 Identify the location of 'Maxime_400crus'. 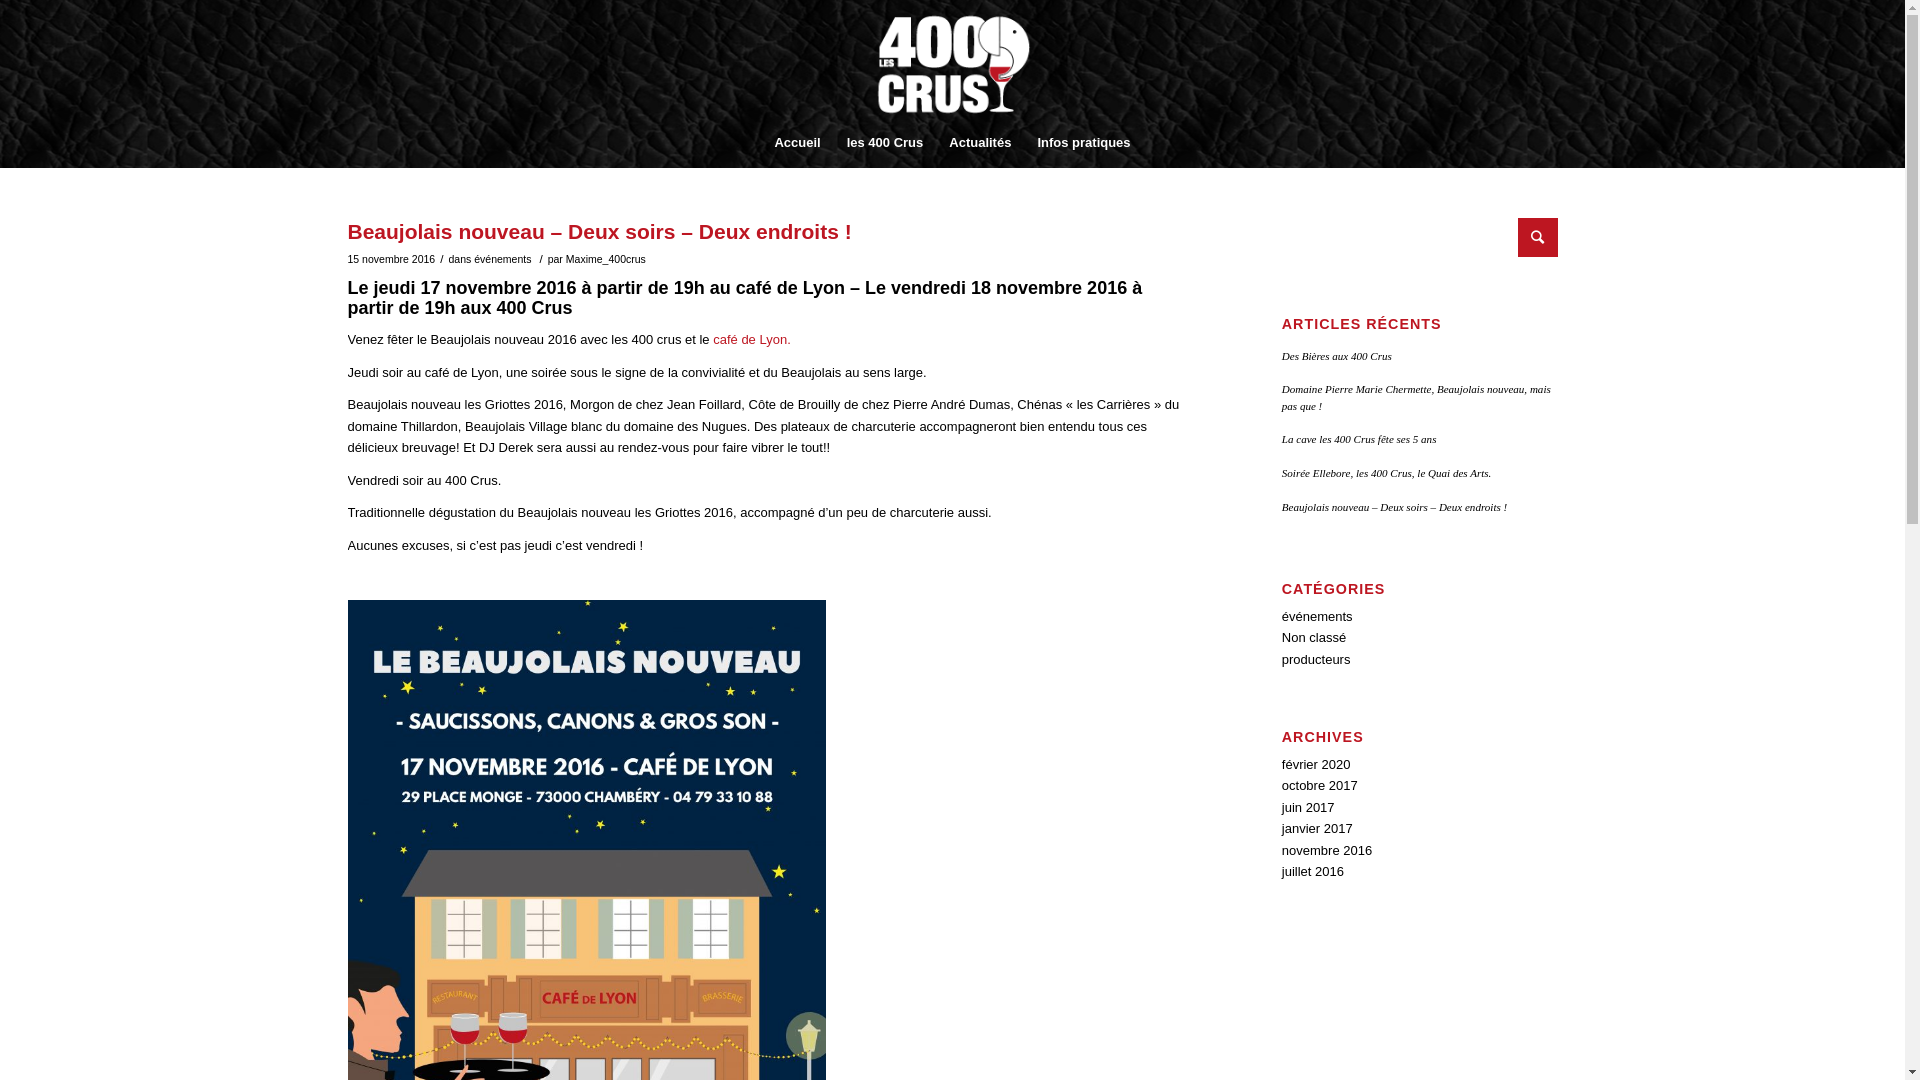
(604, 257).